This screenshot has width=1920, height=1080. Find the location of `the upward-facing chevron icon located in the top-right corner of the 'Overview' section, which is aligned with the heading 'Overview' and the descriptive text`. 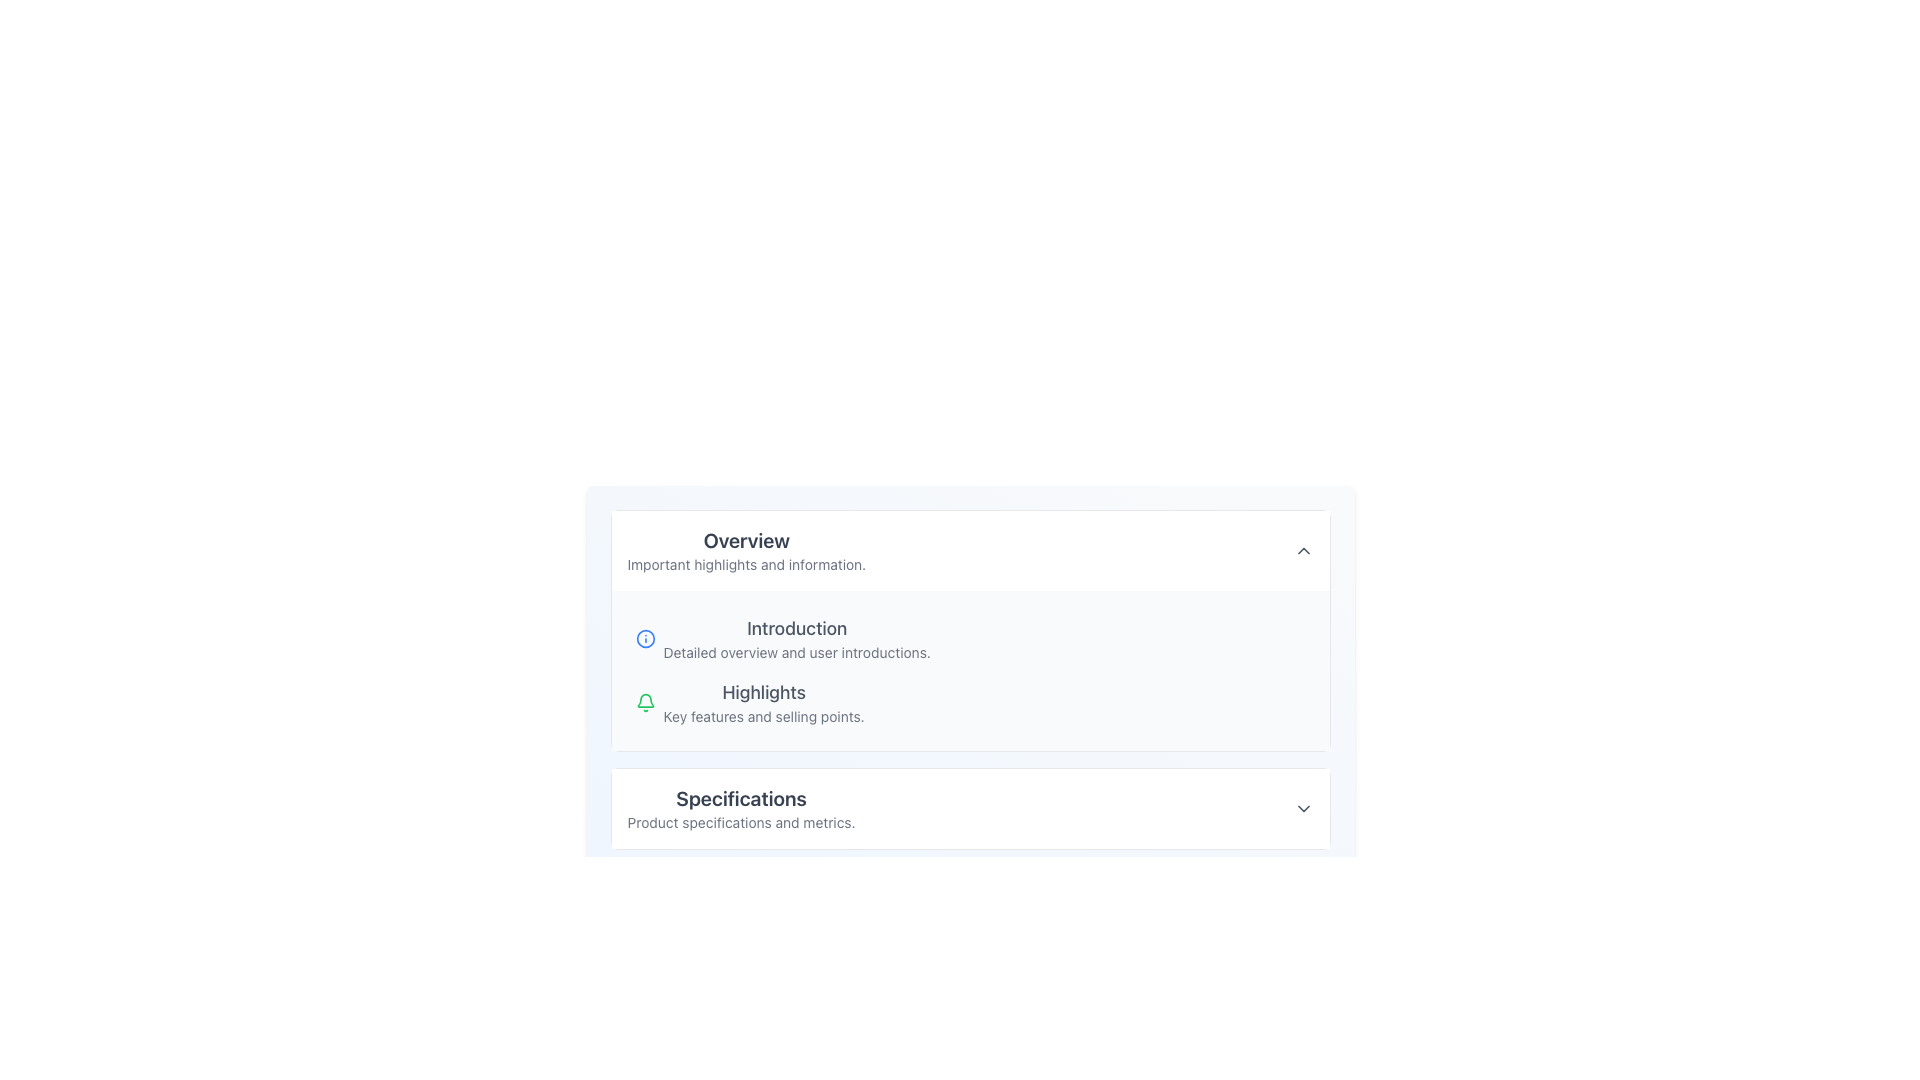

the upward-facing chevron icon located in the top-right corner of the 'Overview' section, which is aligned with the heading 'Overview' and the descriptive text is located at coordinates (1303, 551).